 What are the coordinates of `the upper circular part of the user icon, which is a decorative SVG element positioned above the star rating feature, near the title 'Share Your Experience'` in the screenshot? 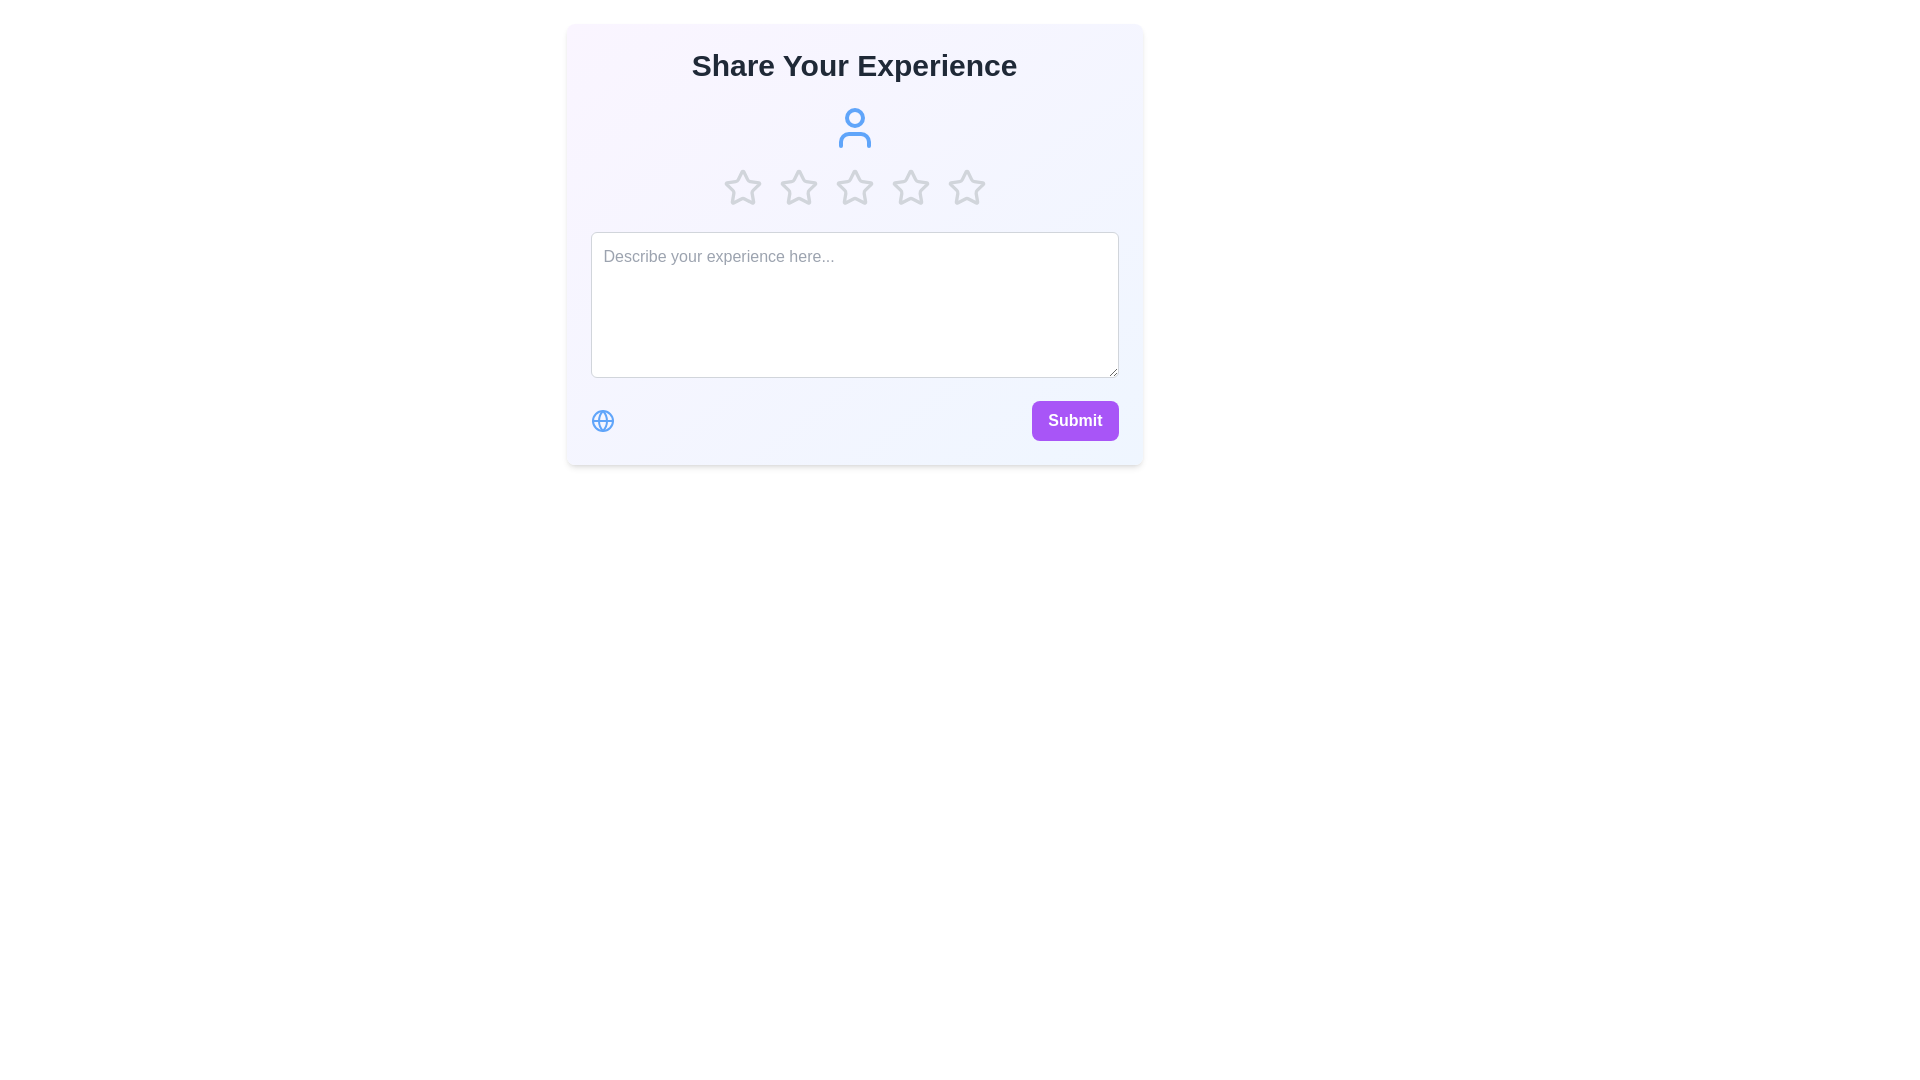 It's located at (854, 118).